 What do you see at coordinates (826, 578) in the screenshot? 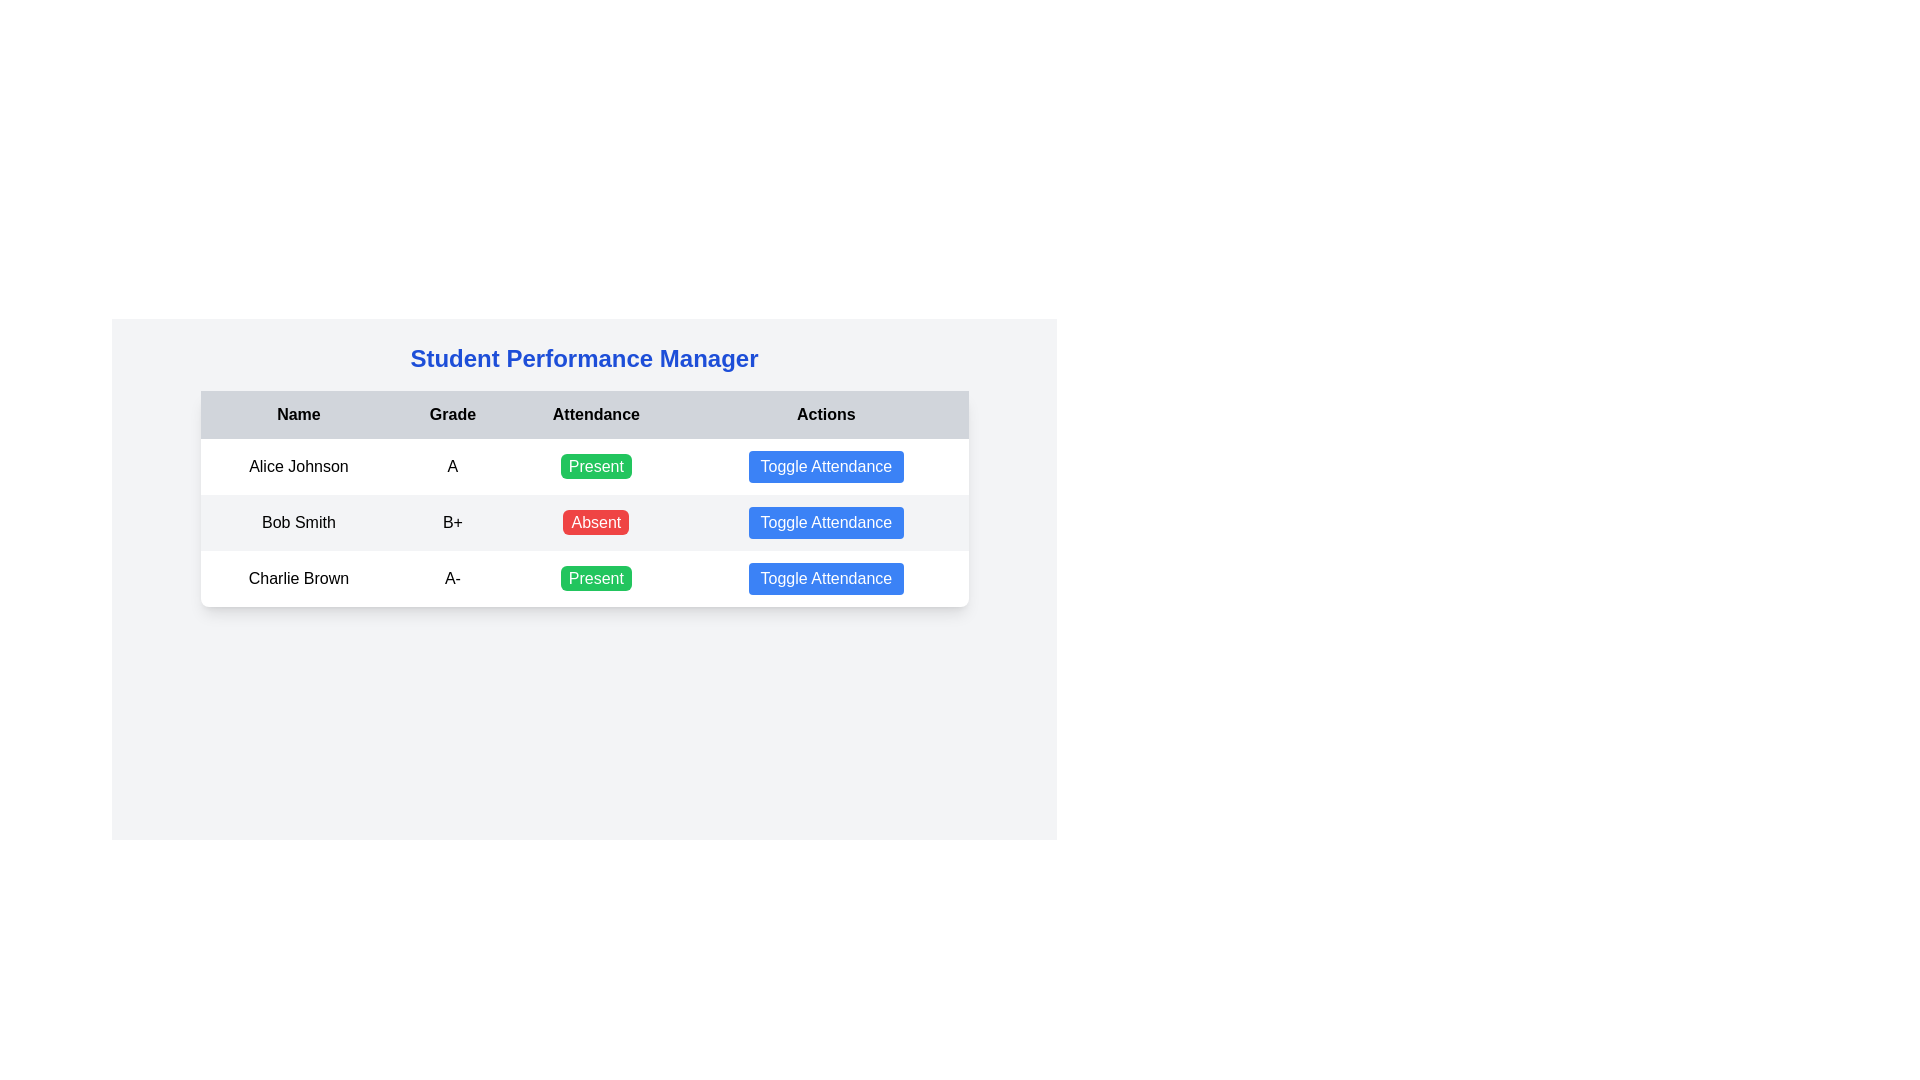
I see `the attendance status toggle button for 'Charlie Brown'` at bounding box center [826, 578].